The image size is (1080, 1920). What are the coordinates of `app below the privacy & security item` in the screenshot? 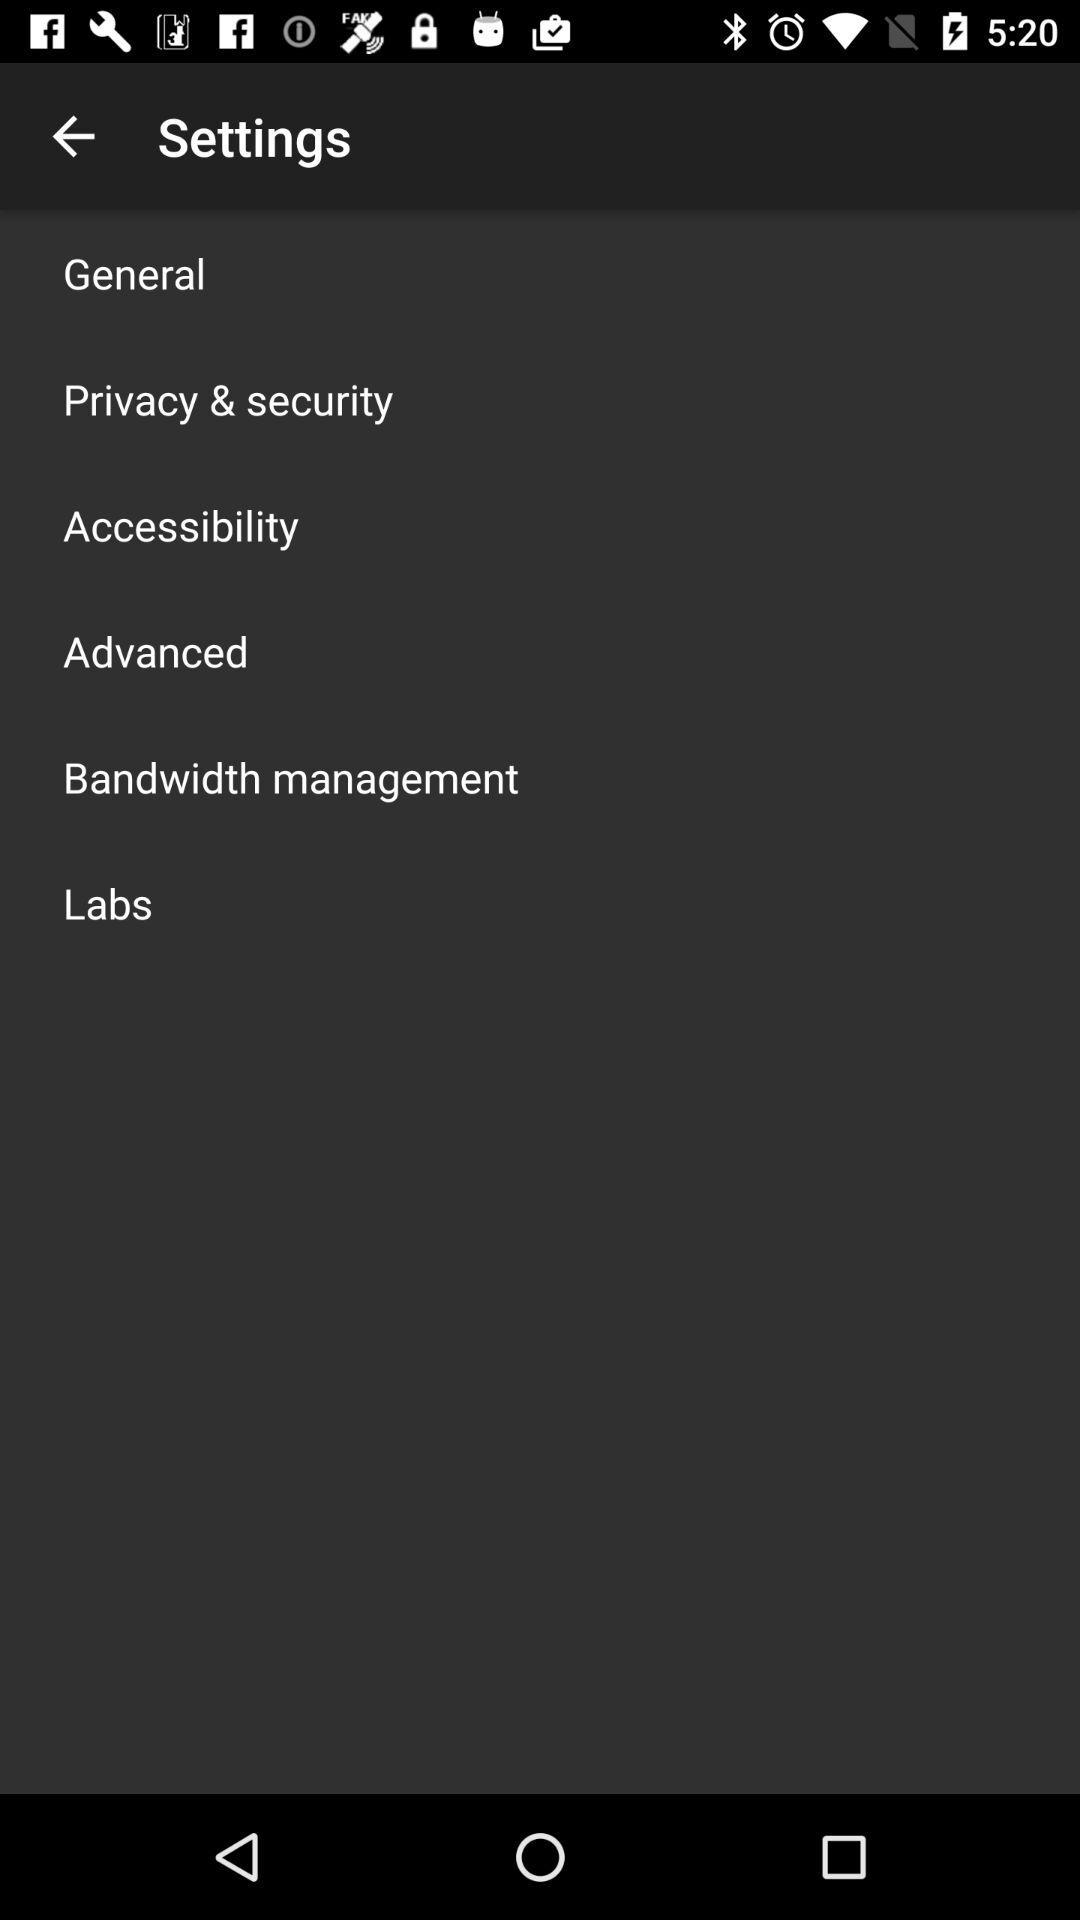 It's located at (181, 524).